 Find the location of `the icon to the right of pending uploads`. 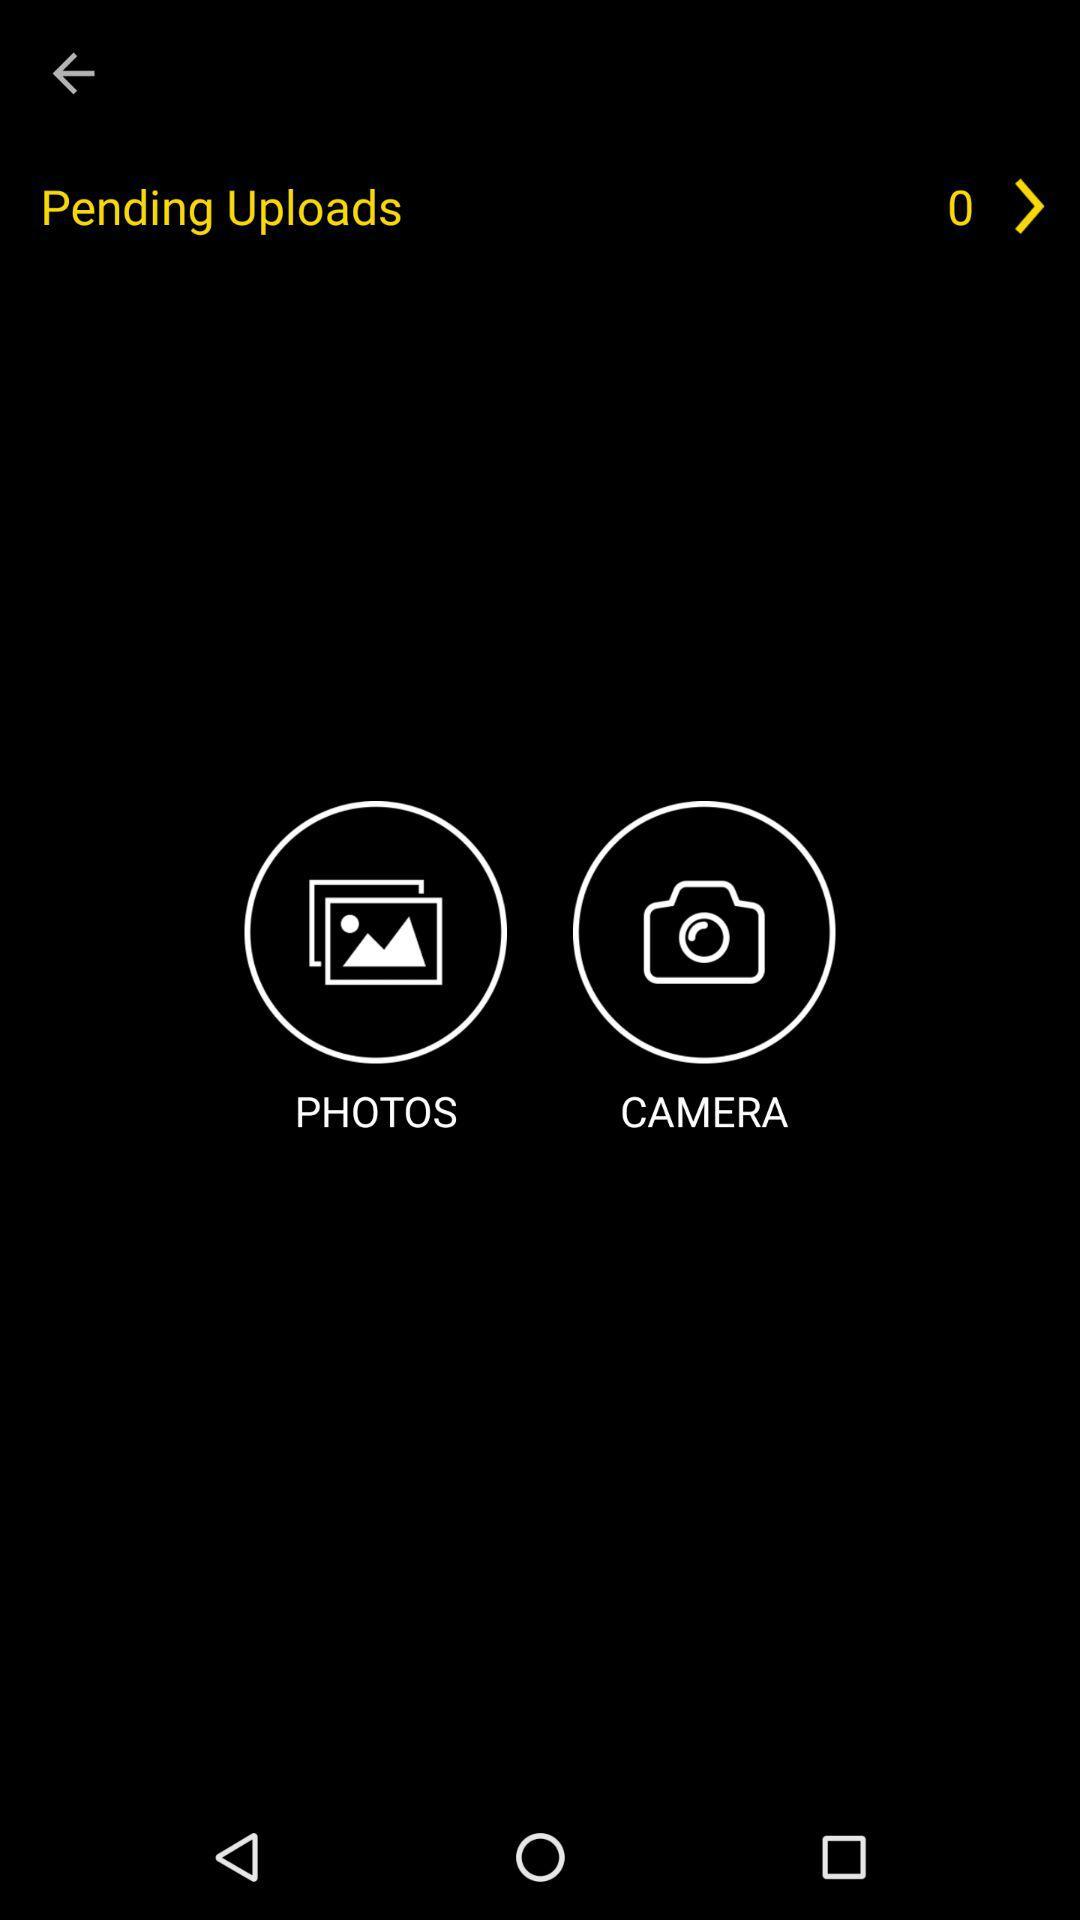

the icon to the right of pending uploads is located at coordinates (959, 206).